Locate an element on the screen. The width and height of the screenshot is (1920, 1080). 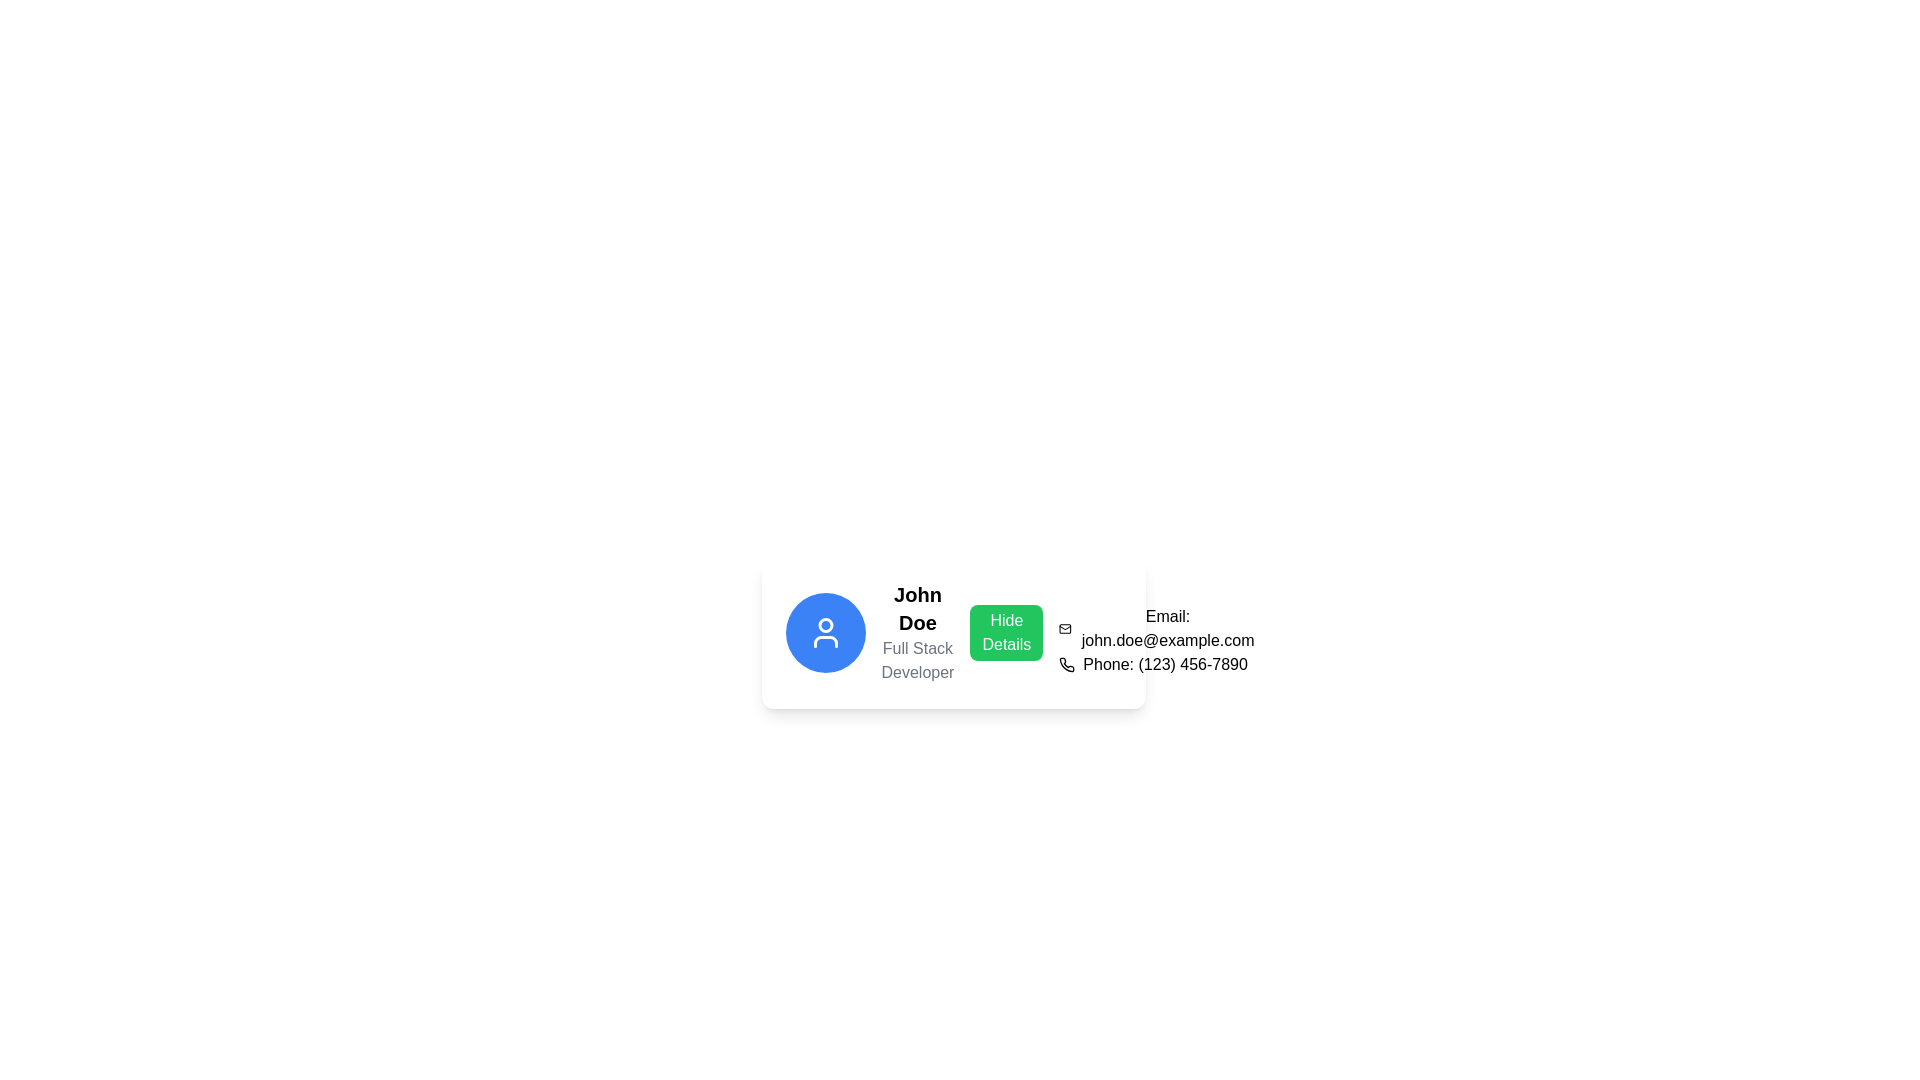
the phone number icon located at the bottom-right area of the main card structure to enhance the readability of the associated phone number text is located at coordinates (1066, 664).